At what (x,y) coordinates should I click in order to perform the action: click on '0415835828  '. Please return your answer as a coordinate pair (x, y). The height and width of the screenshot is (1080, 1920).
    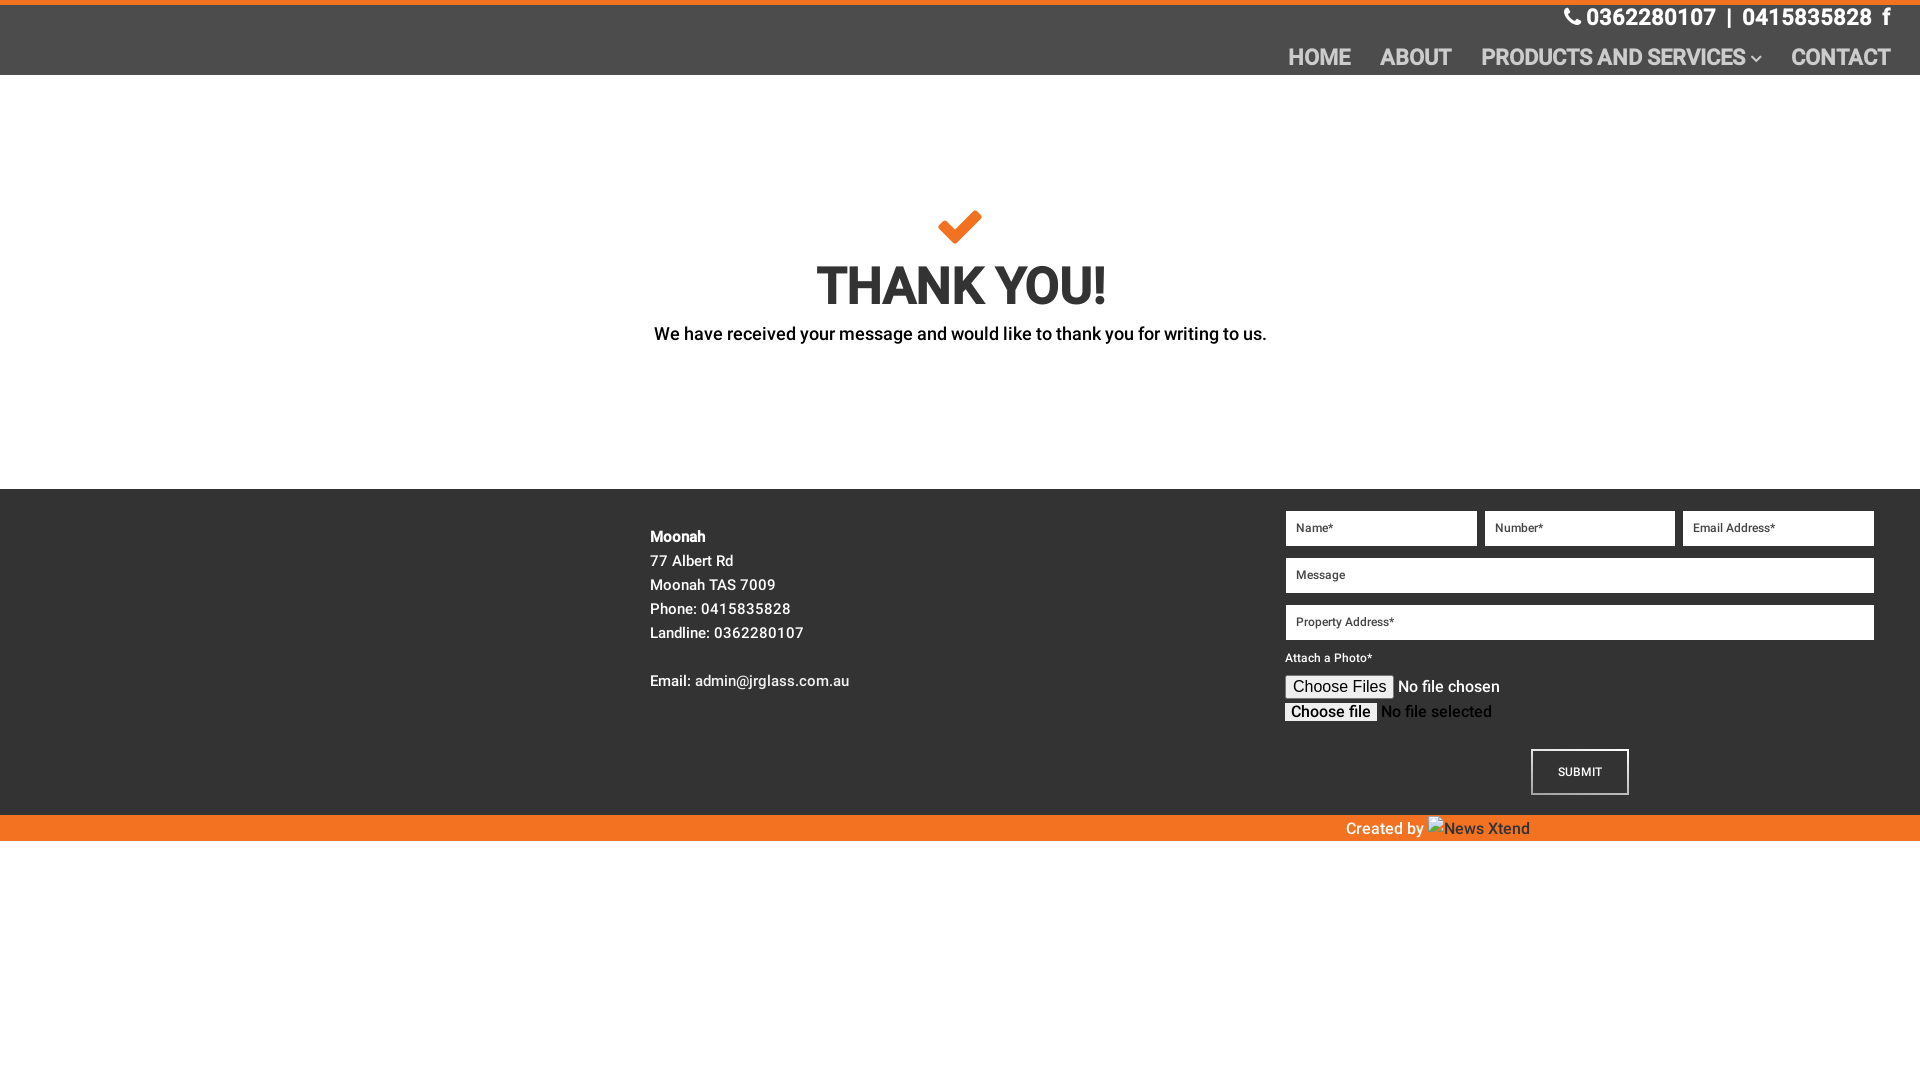
    Looking at the image, I should click on (1812, 17).